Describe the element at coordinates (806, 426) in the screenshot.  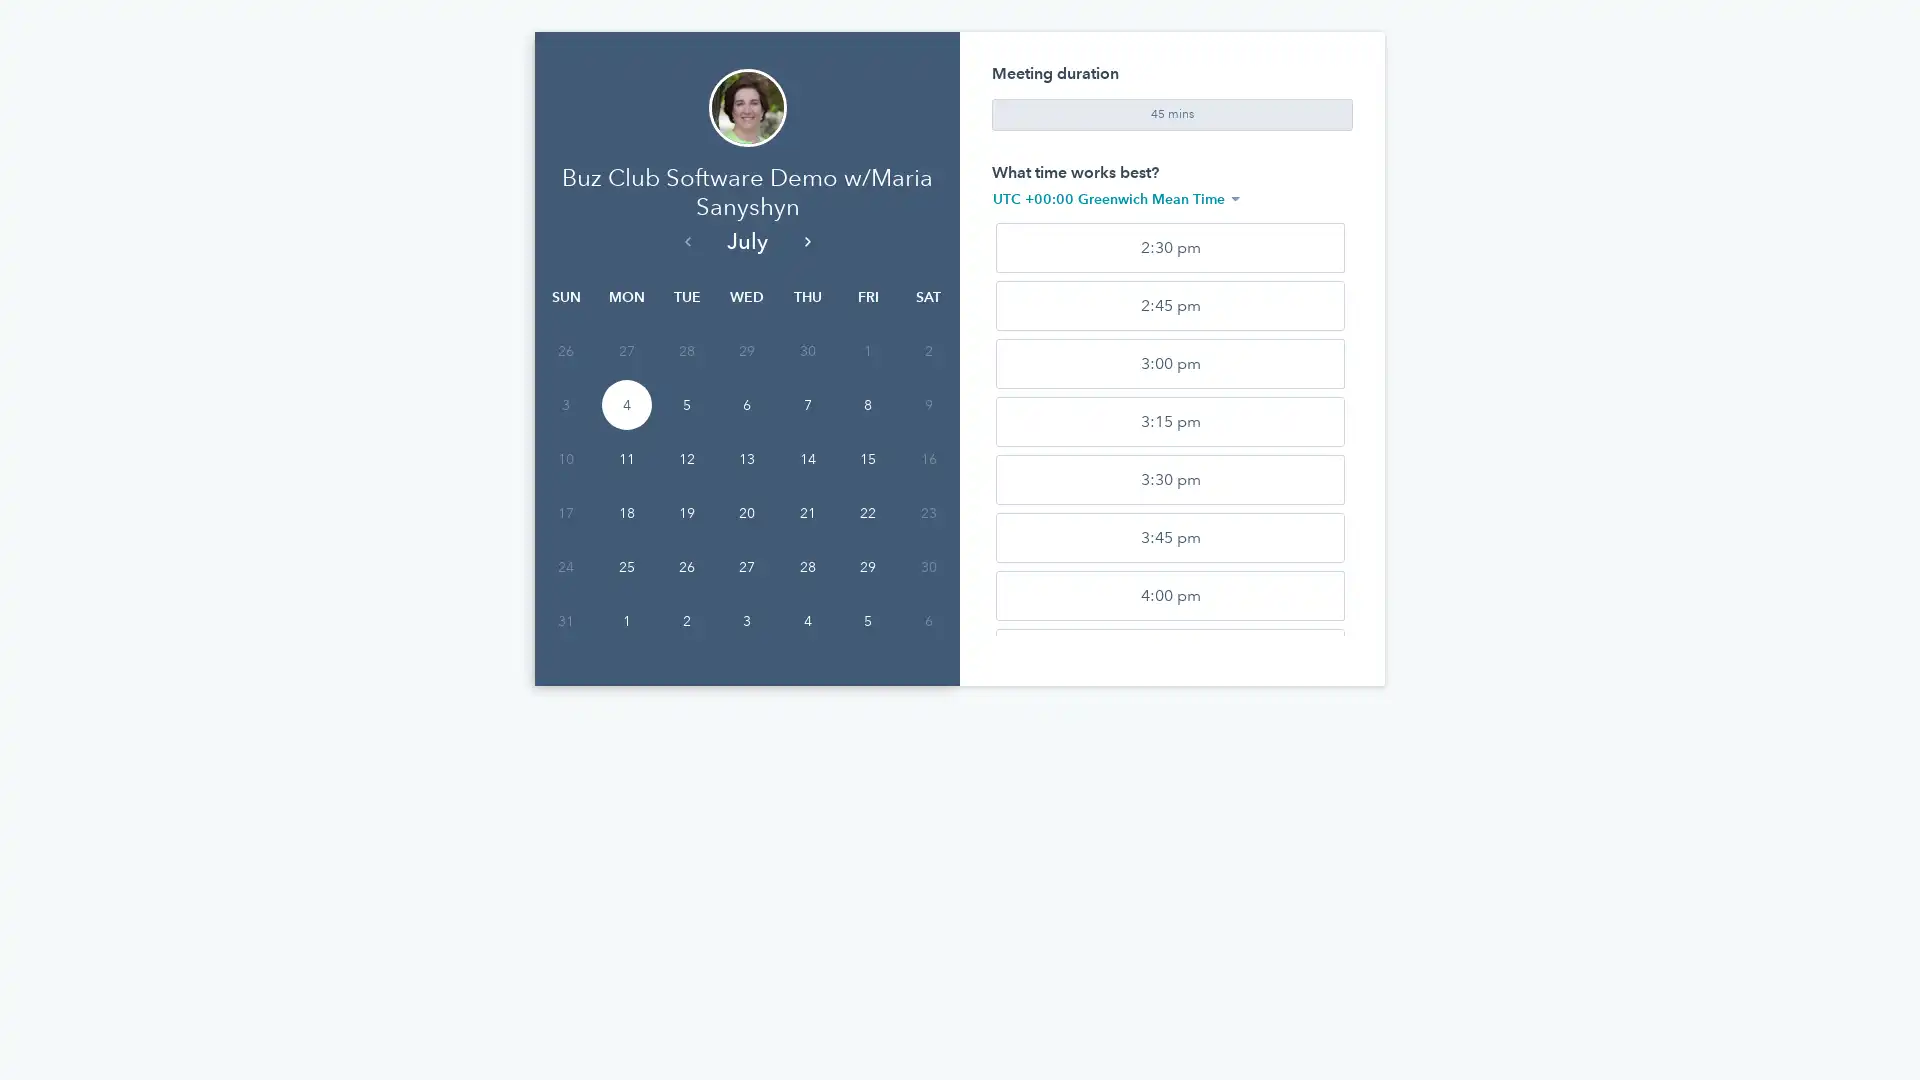
I see `June 30th` at that location.